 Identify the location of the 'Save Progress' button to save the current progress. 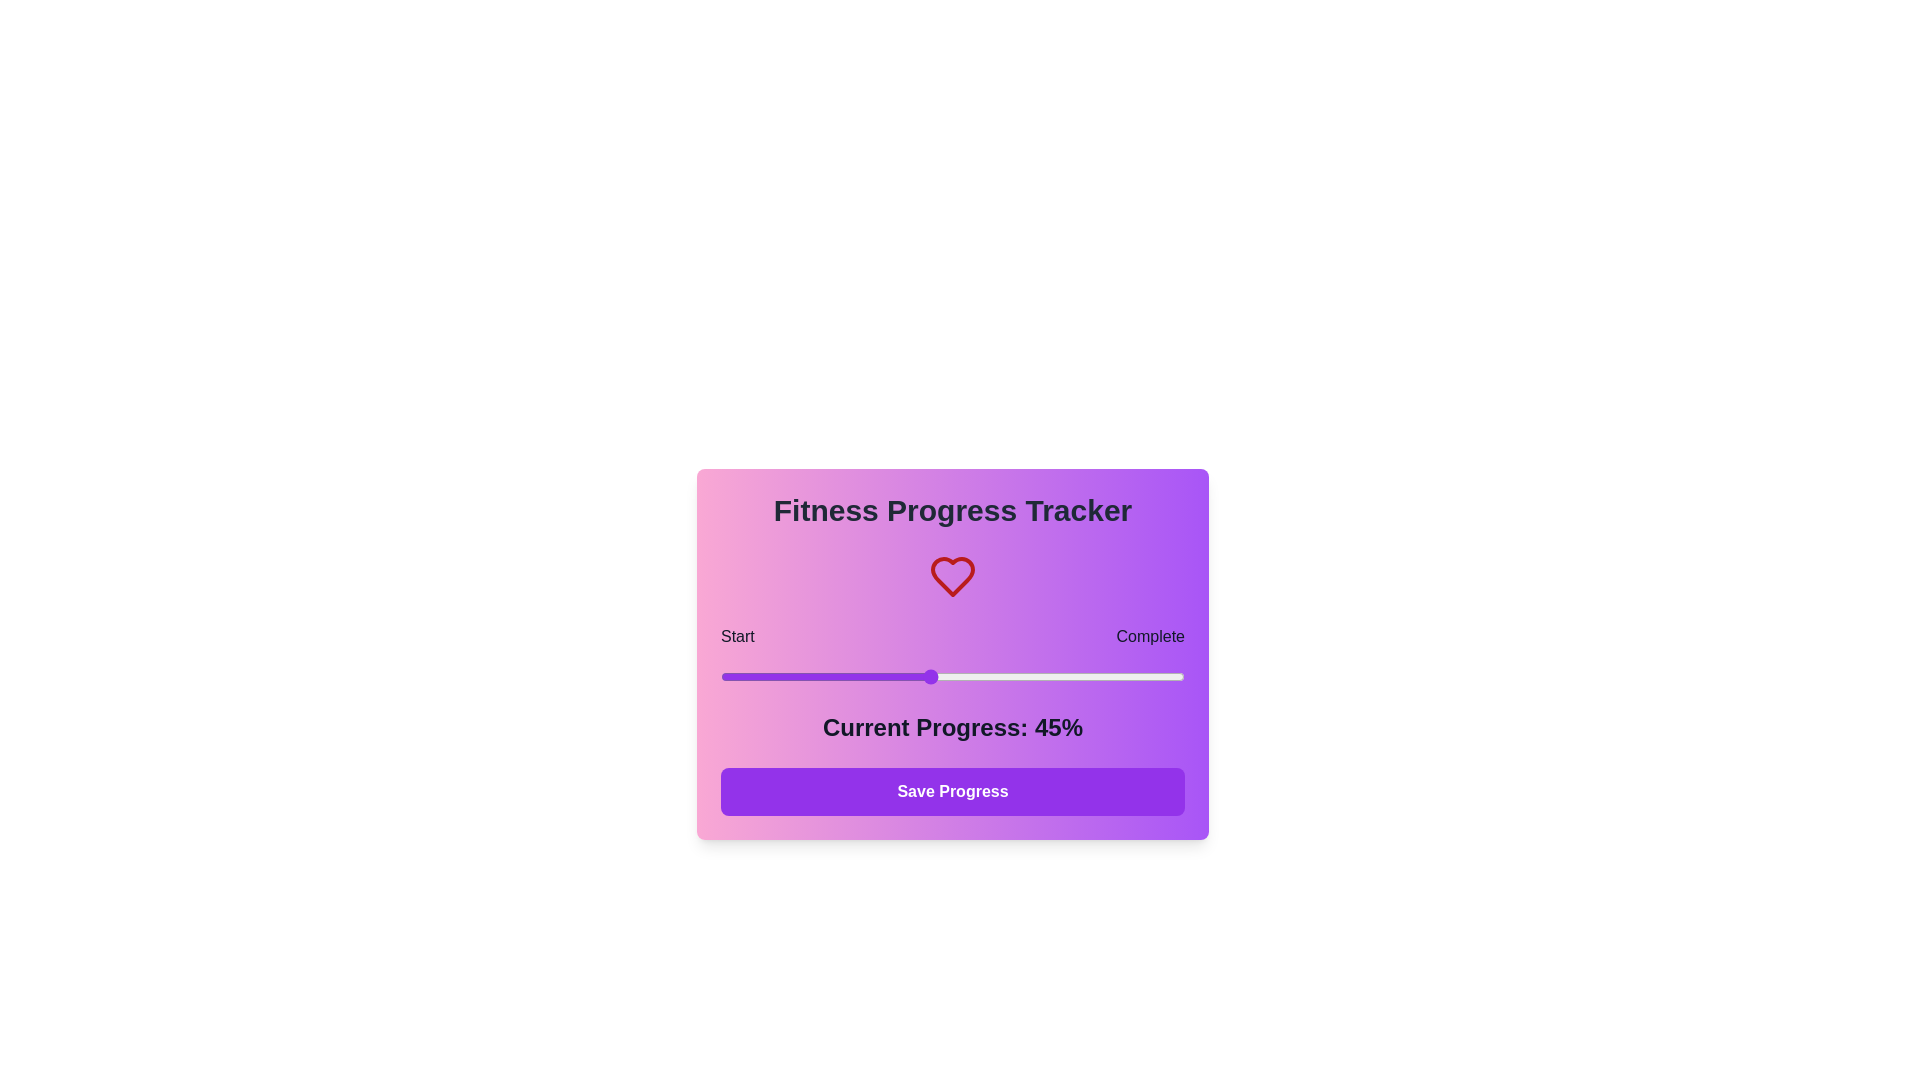
(952, 790).